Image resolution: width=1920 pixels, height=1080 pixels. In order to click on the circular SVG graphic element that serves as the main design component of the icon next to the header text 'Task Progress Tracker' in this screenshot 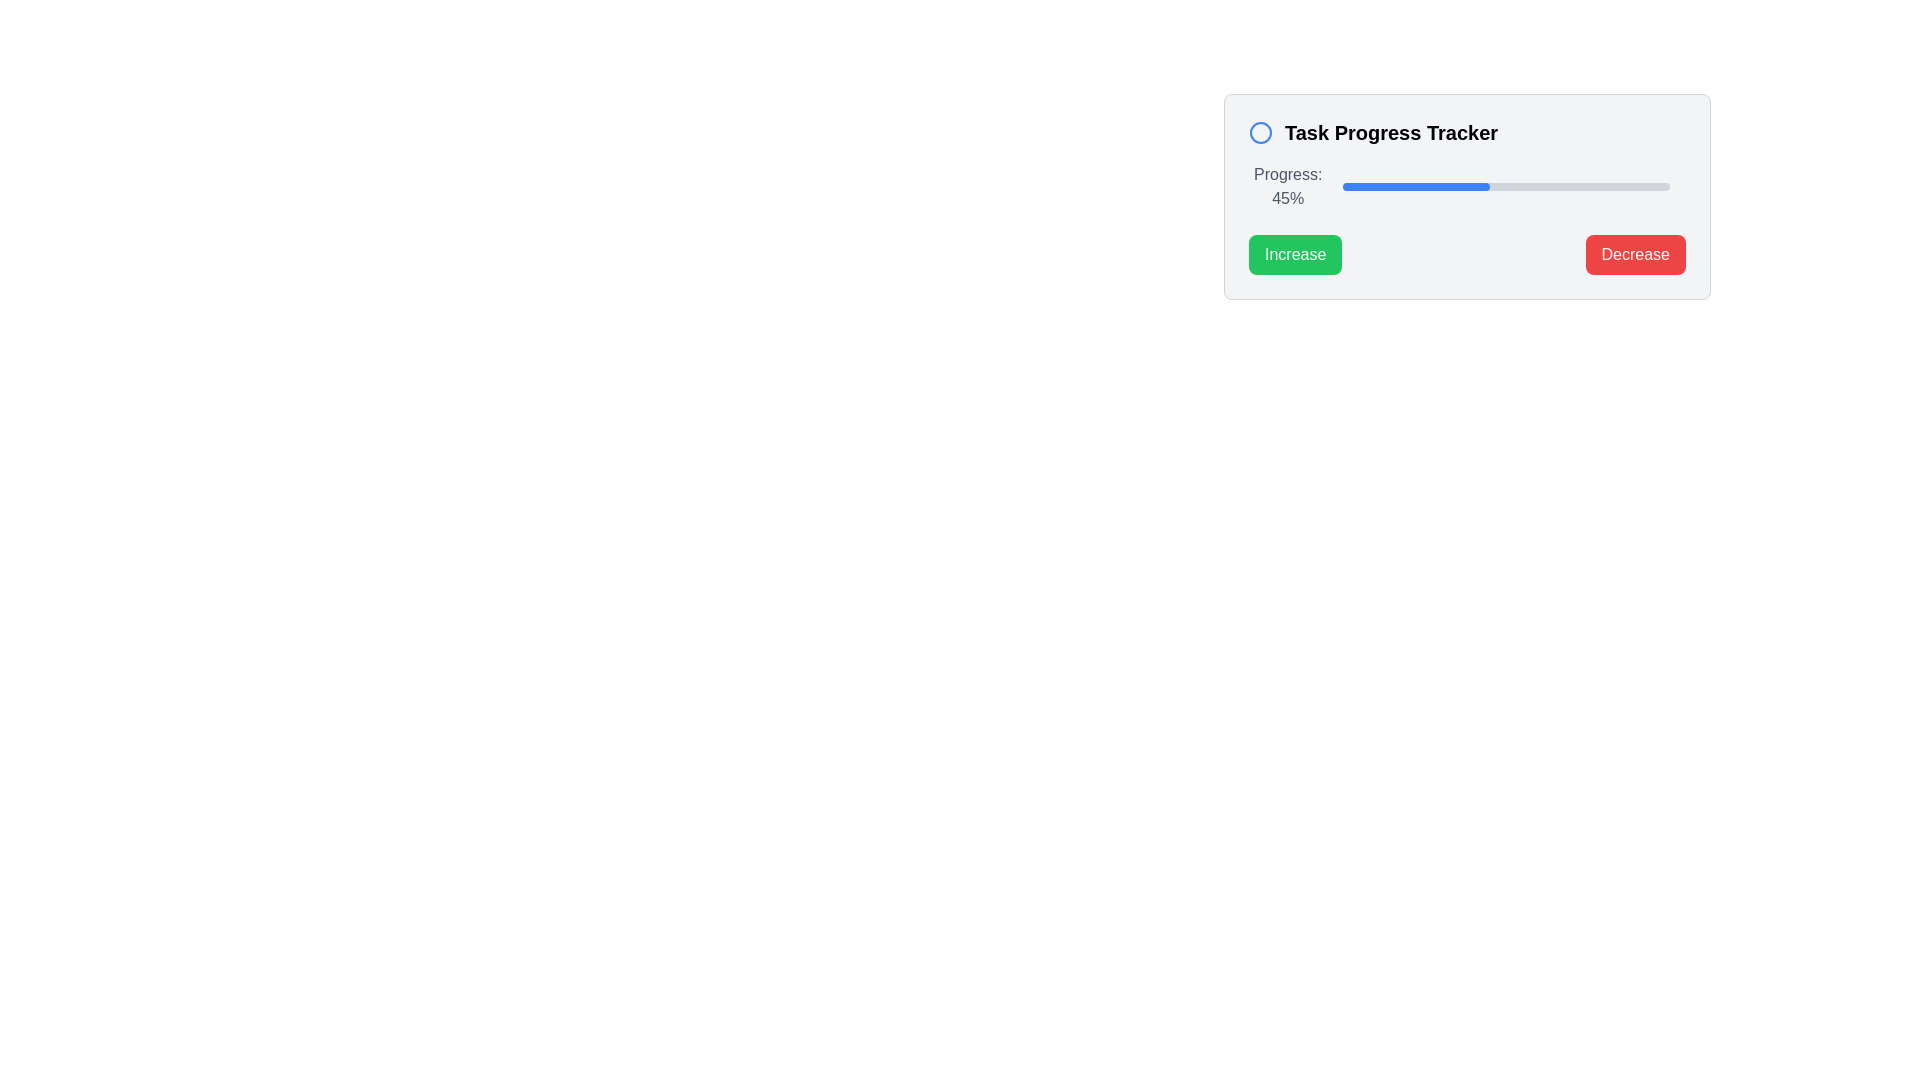, I will do `click(1260, 132)`.